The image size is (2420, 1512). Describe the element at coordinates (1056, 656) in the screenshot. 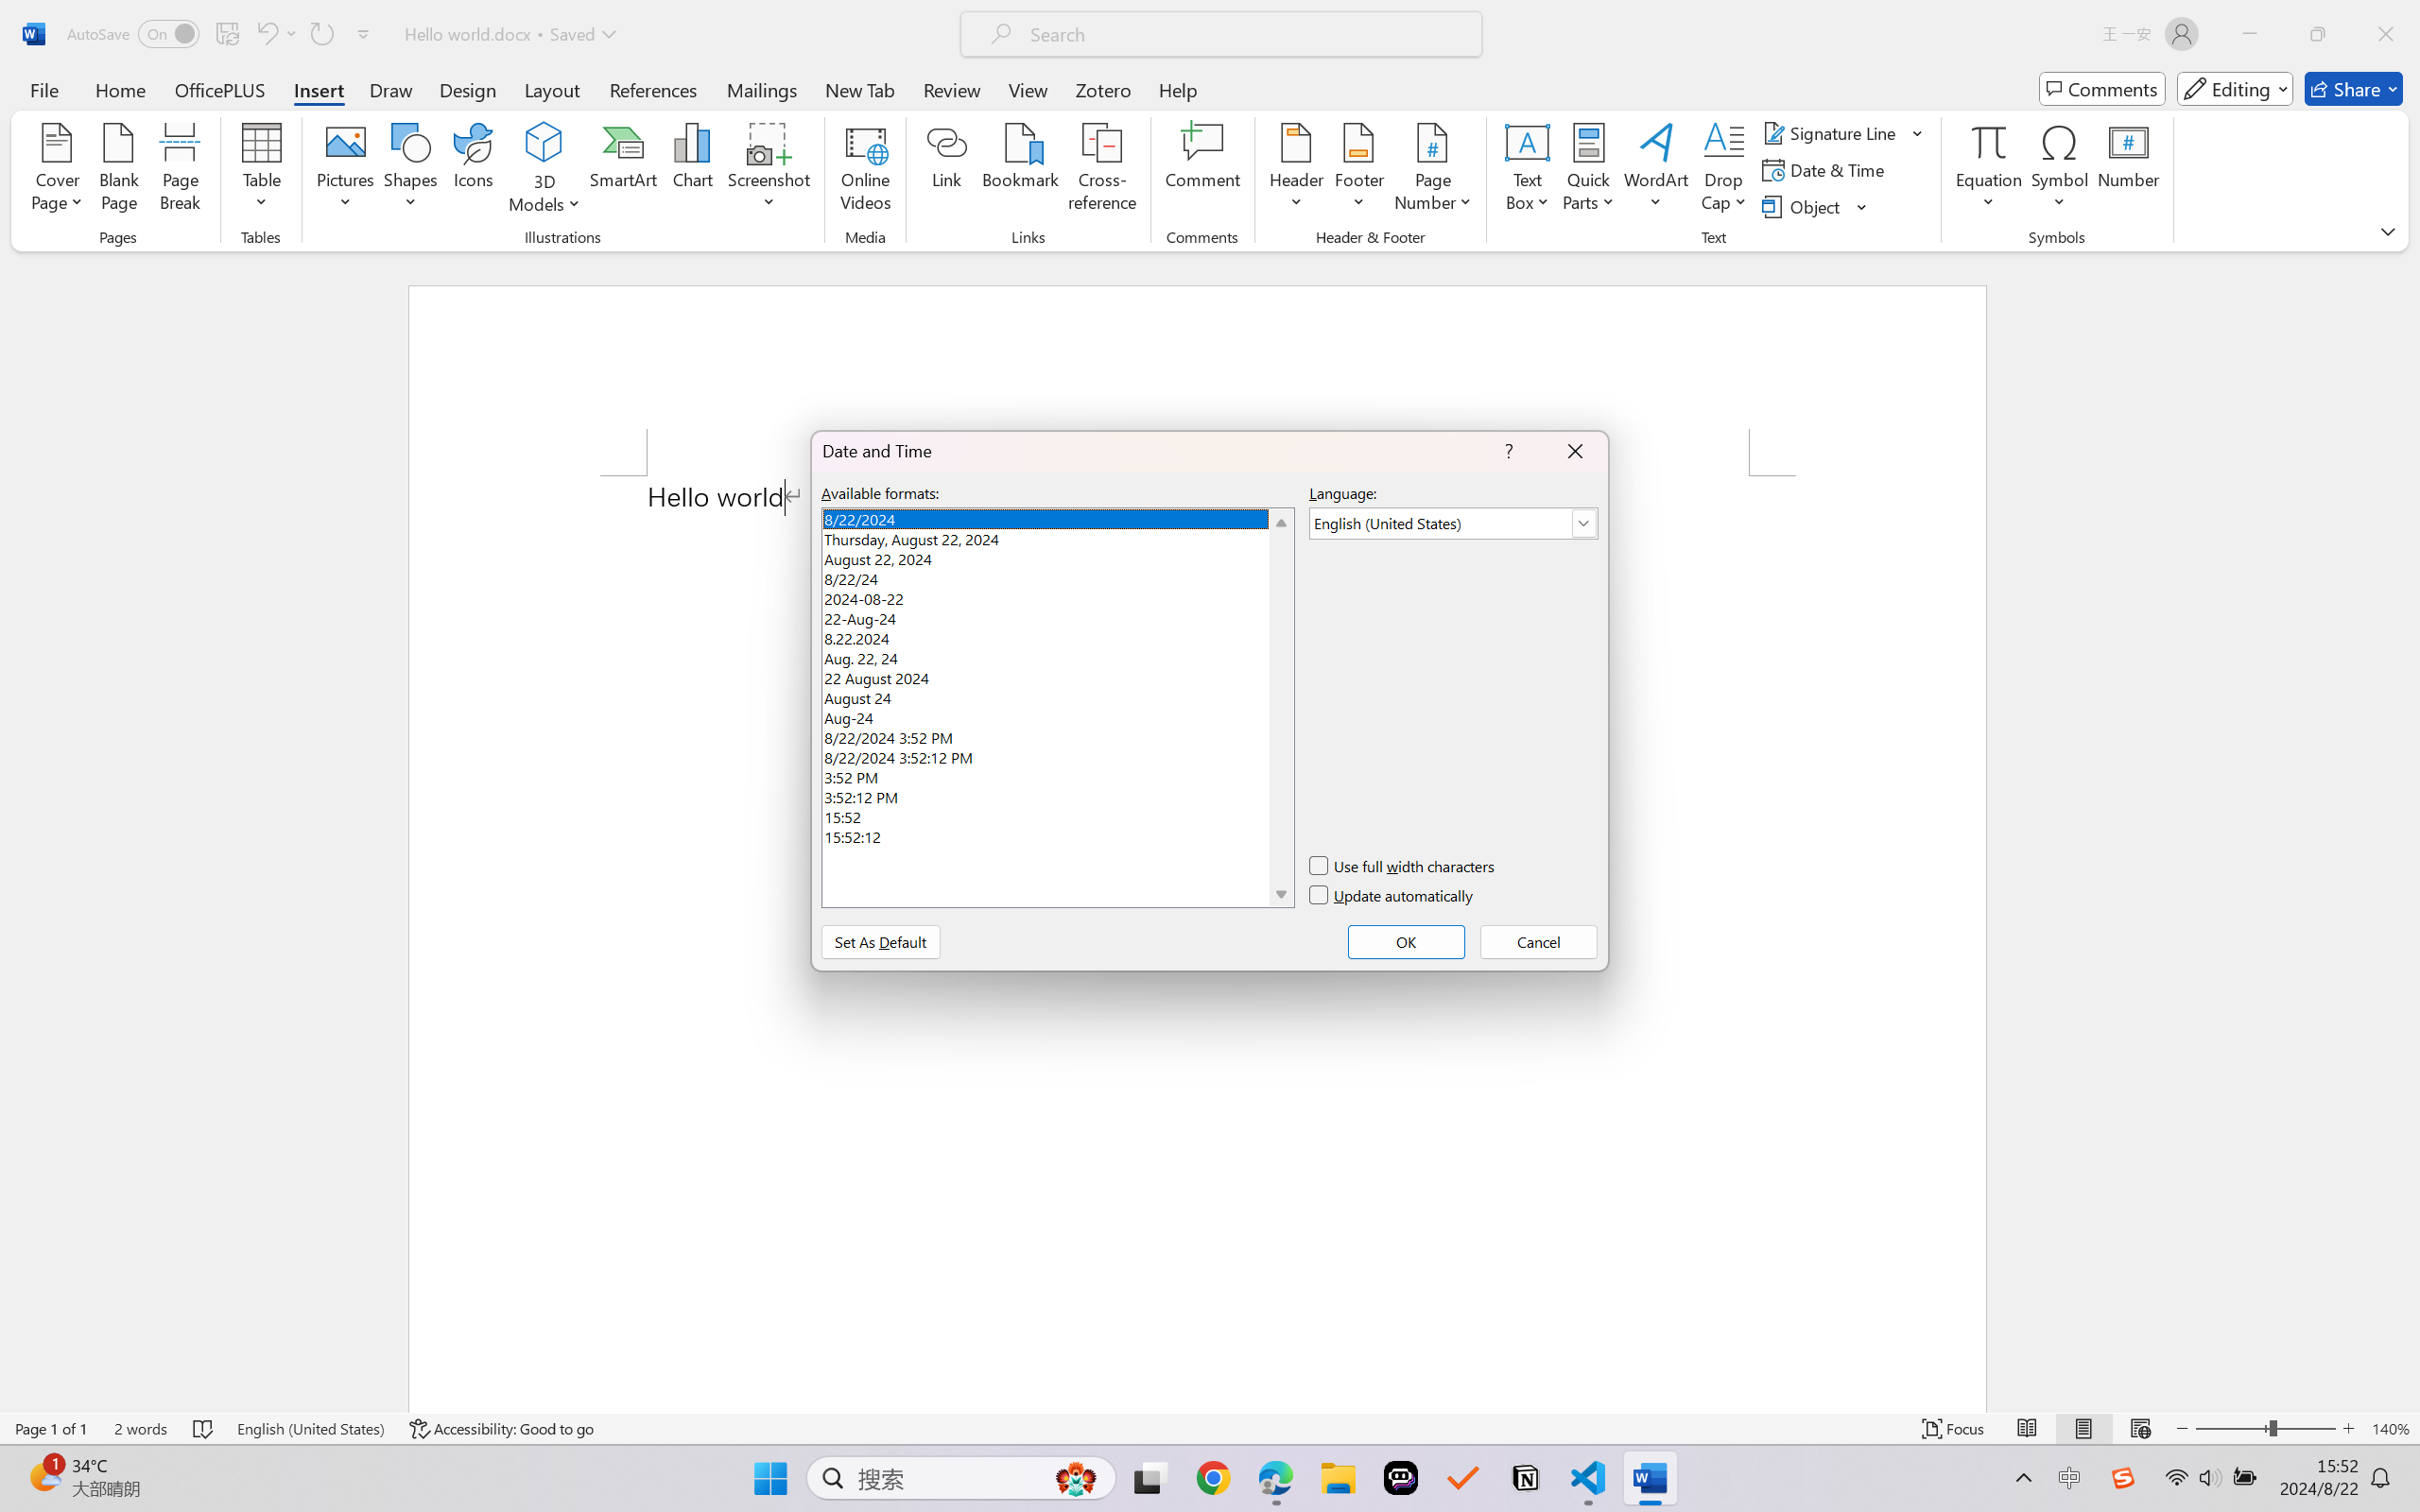

I see `'Aug. 22, 24'` at that location.